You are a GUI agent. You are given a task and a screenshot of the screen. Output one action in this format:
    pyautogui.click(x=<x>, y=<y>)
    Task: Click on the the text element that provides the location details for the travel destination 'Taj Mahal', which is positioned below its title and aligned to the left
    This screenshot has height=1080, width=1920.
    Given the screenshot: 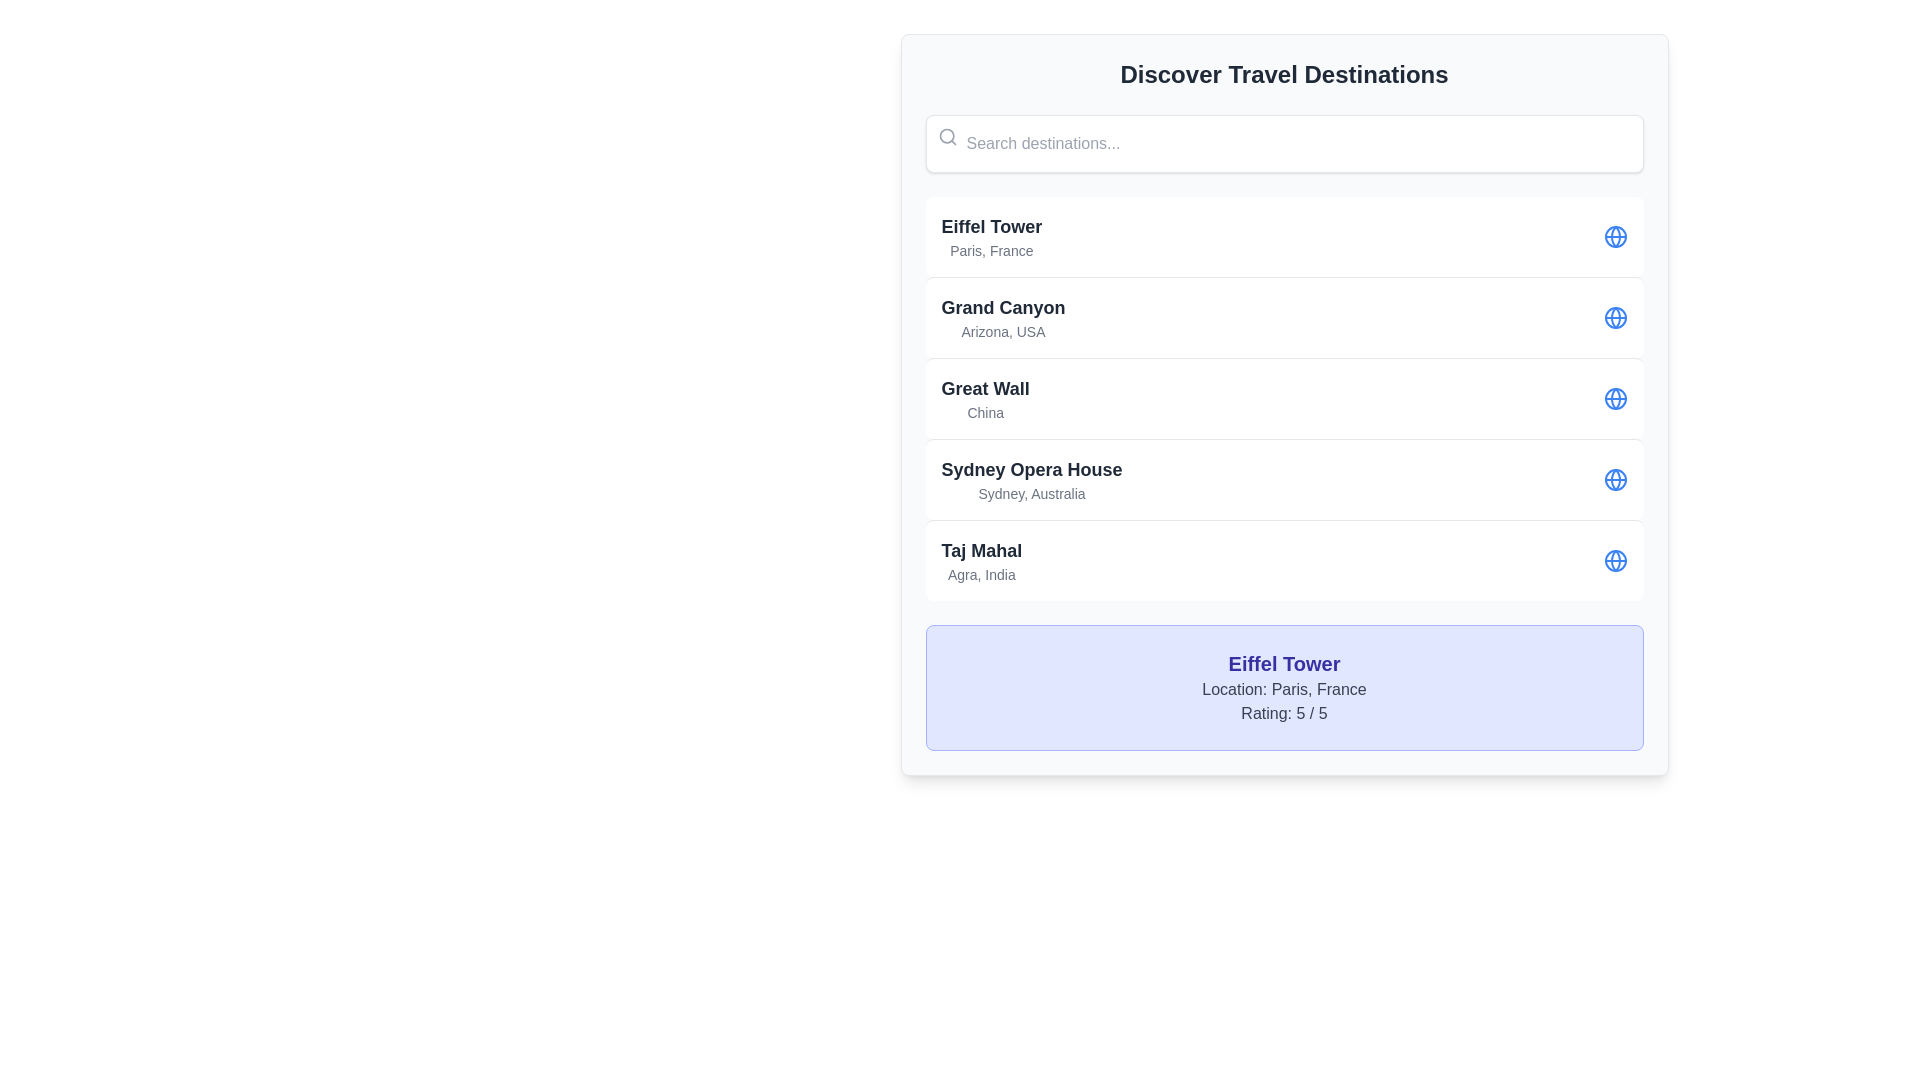 What is the action you would take?
    pyautogui.click(x=981, y=574)
    